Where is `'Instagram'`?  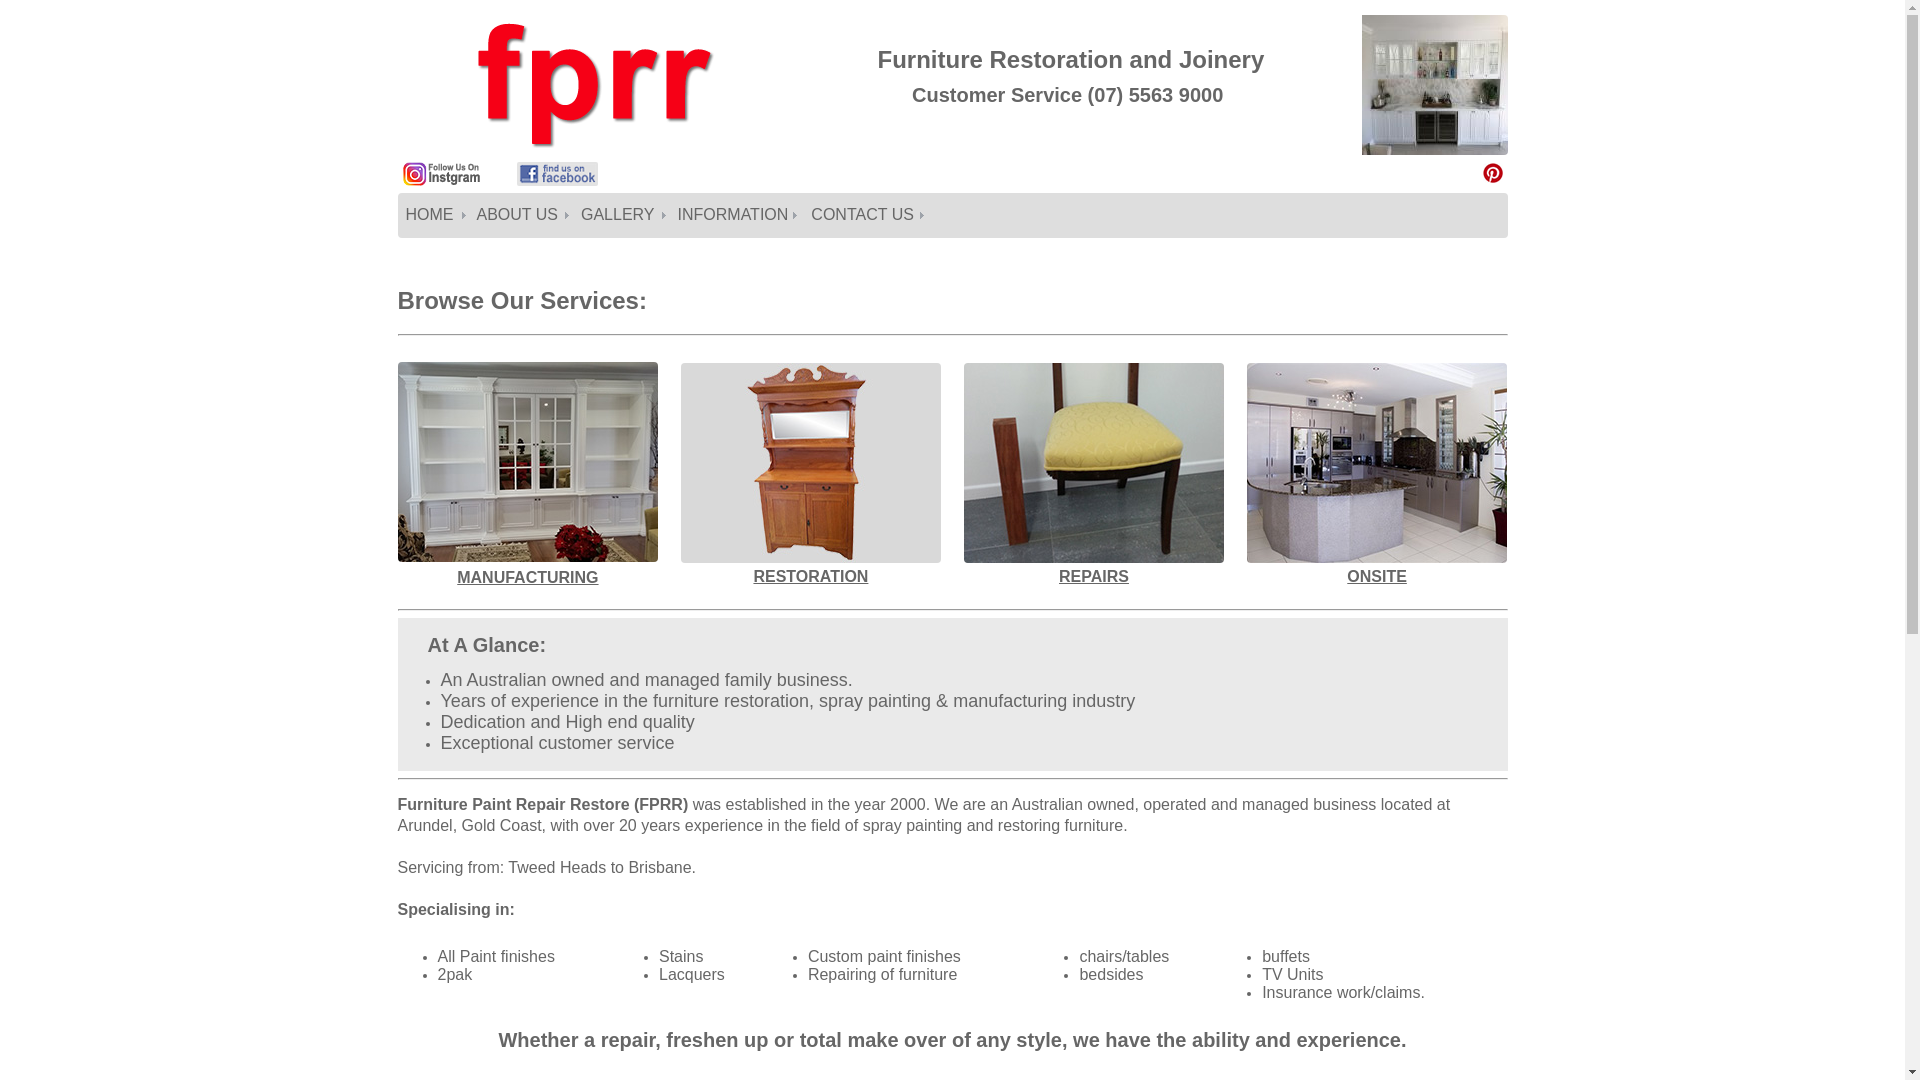 'Instagram' is located at coordinates (401, 182).